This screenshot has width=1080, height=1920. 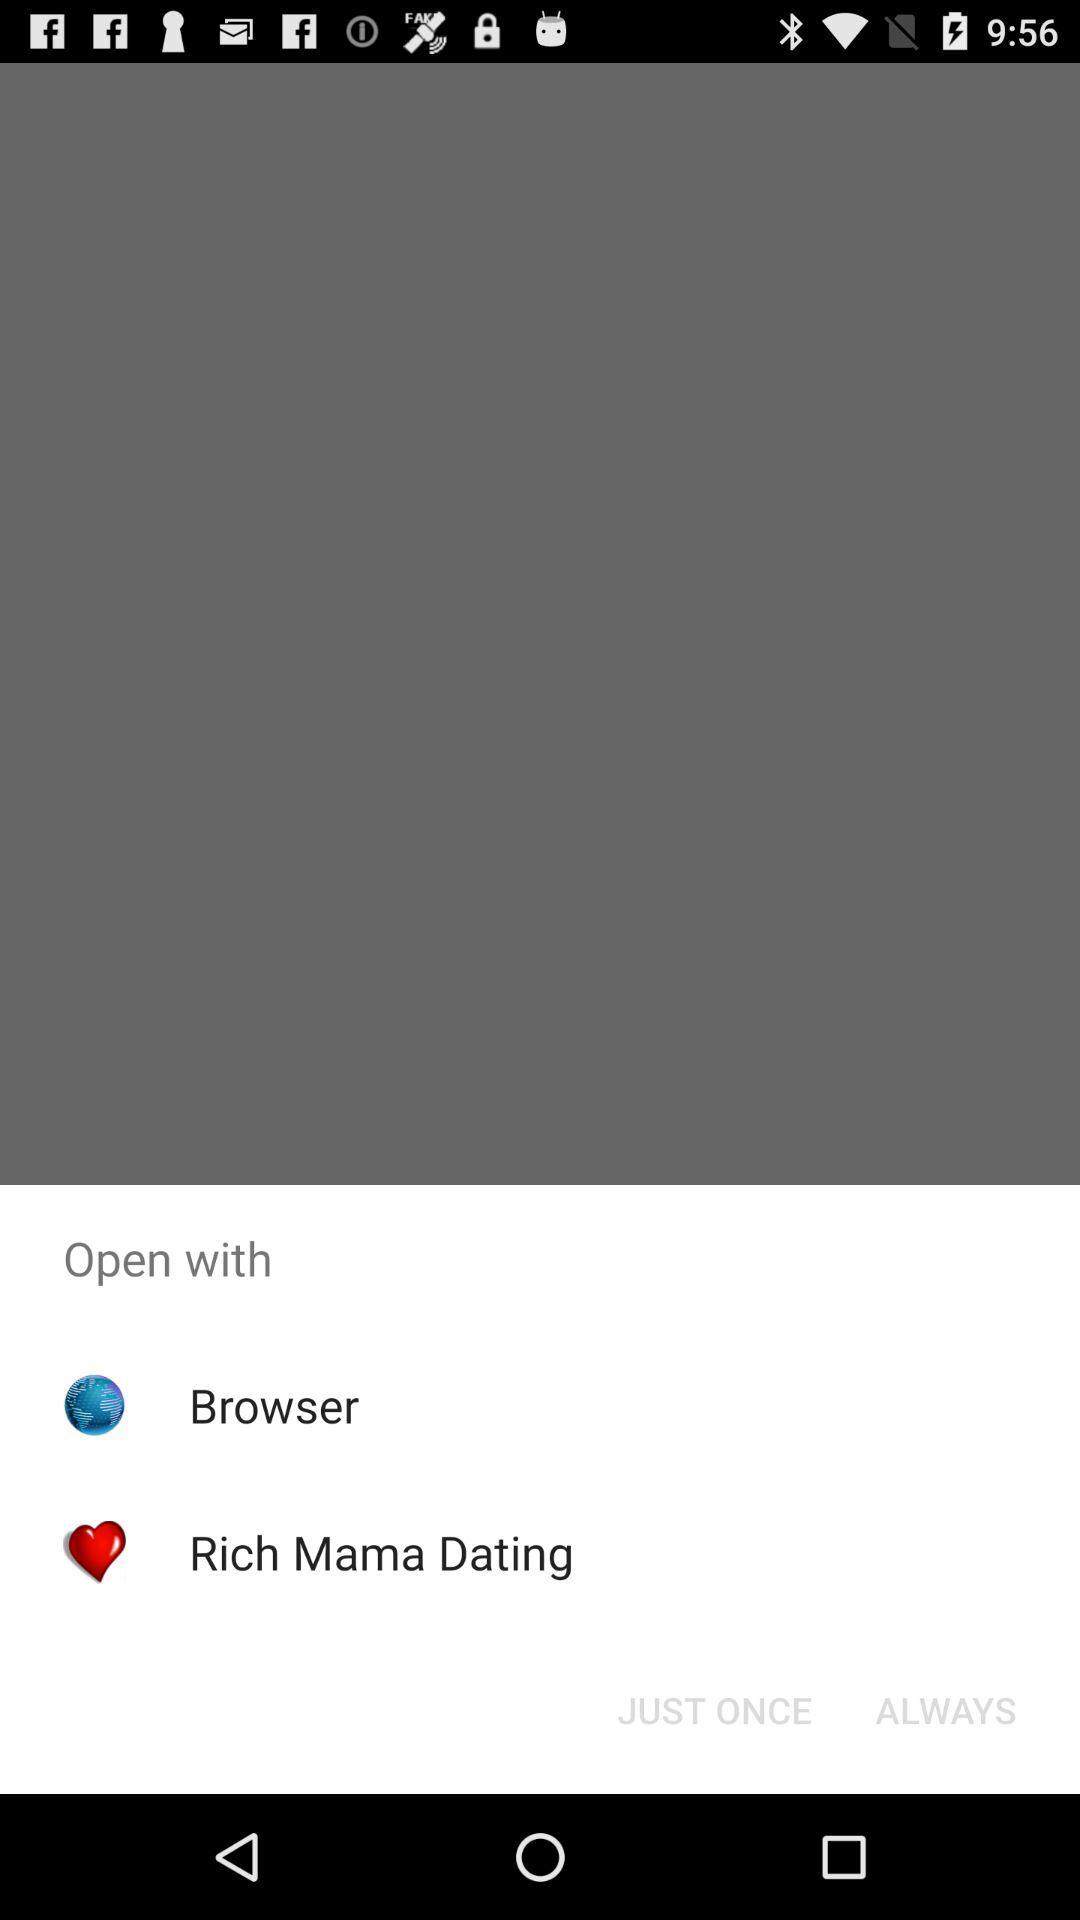 What do you see at coordinates (713, 1708) in the screenshot?
I see `just once icon` at bounding box center [713, 1708].